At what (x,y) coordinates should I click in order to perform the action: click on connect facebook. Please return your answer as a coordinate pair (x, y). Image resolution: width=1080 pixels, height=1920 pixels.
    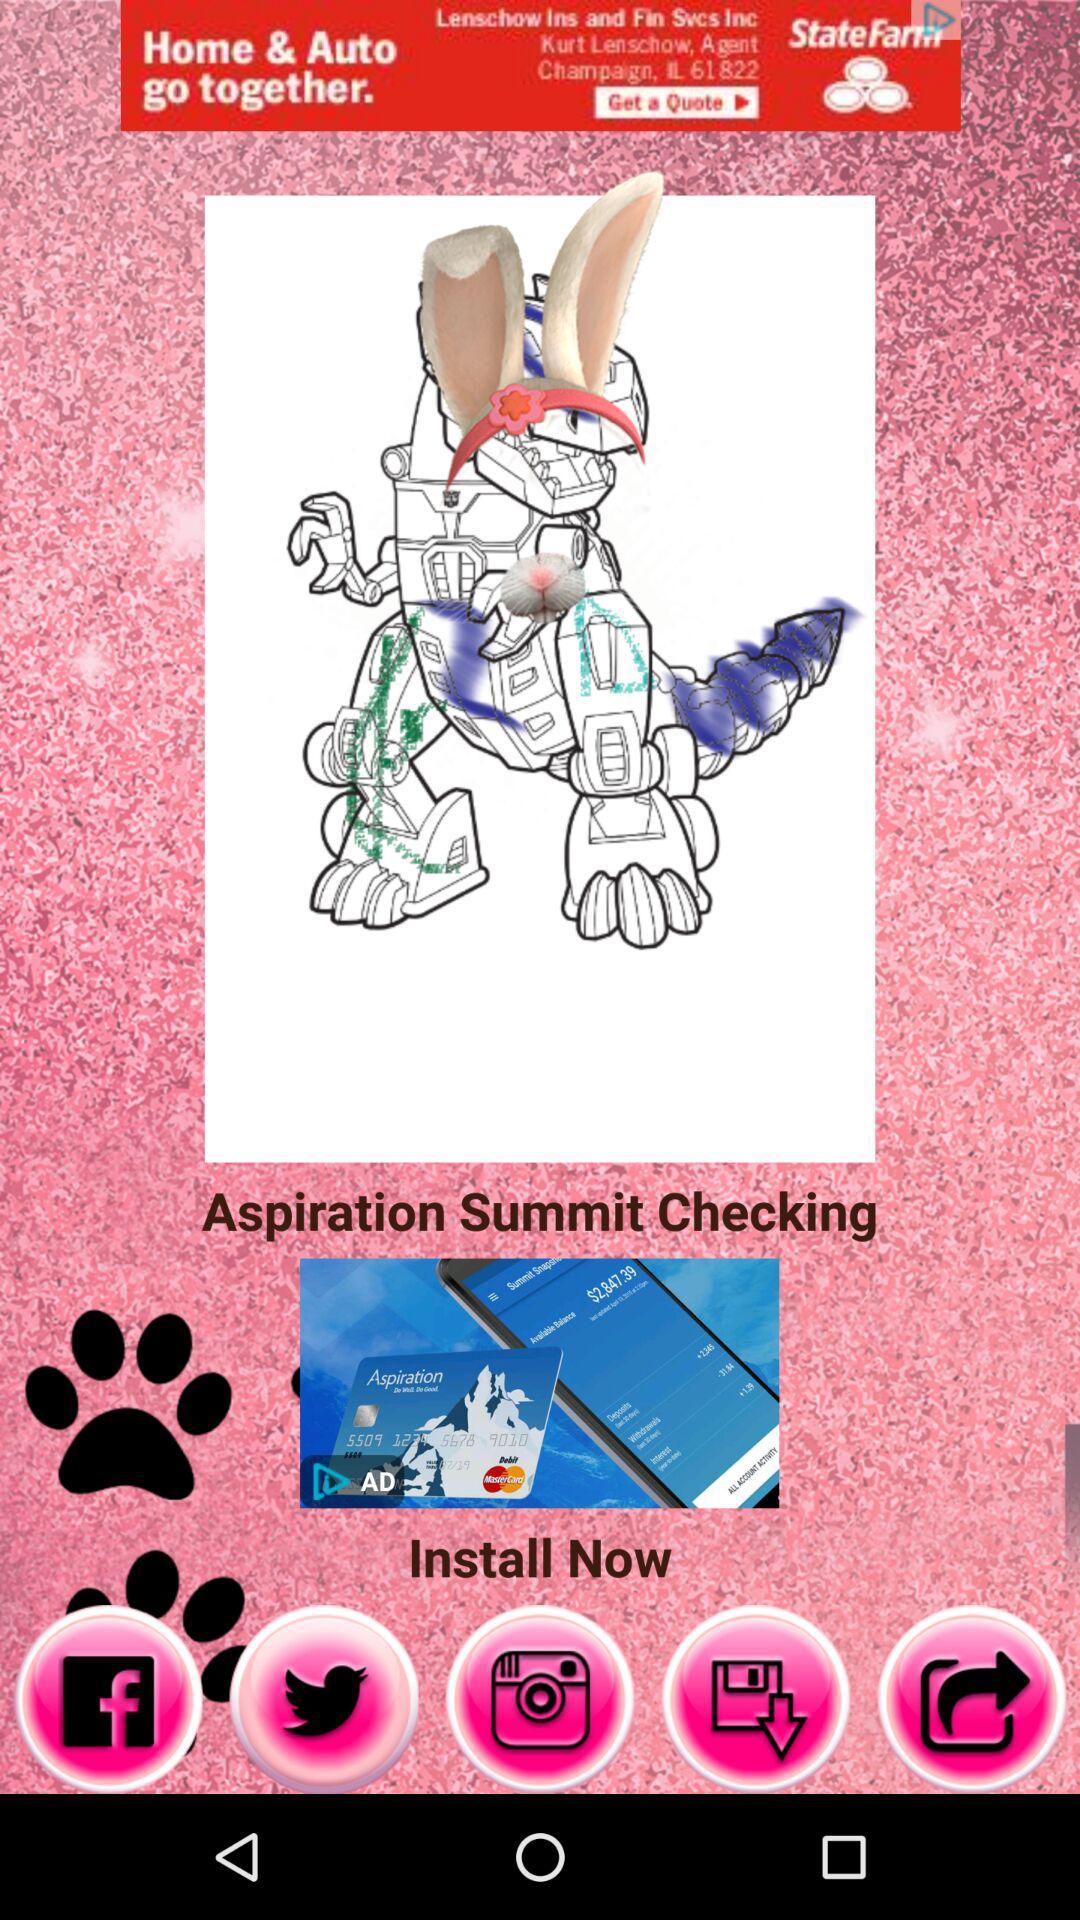
    Looking at the image, I should click on (108, 1698).